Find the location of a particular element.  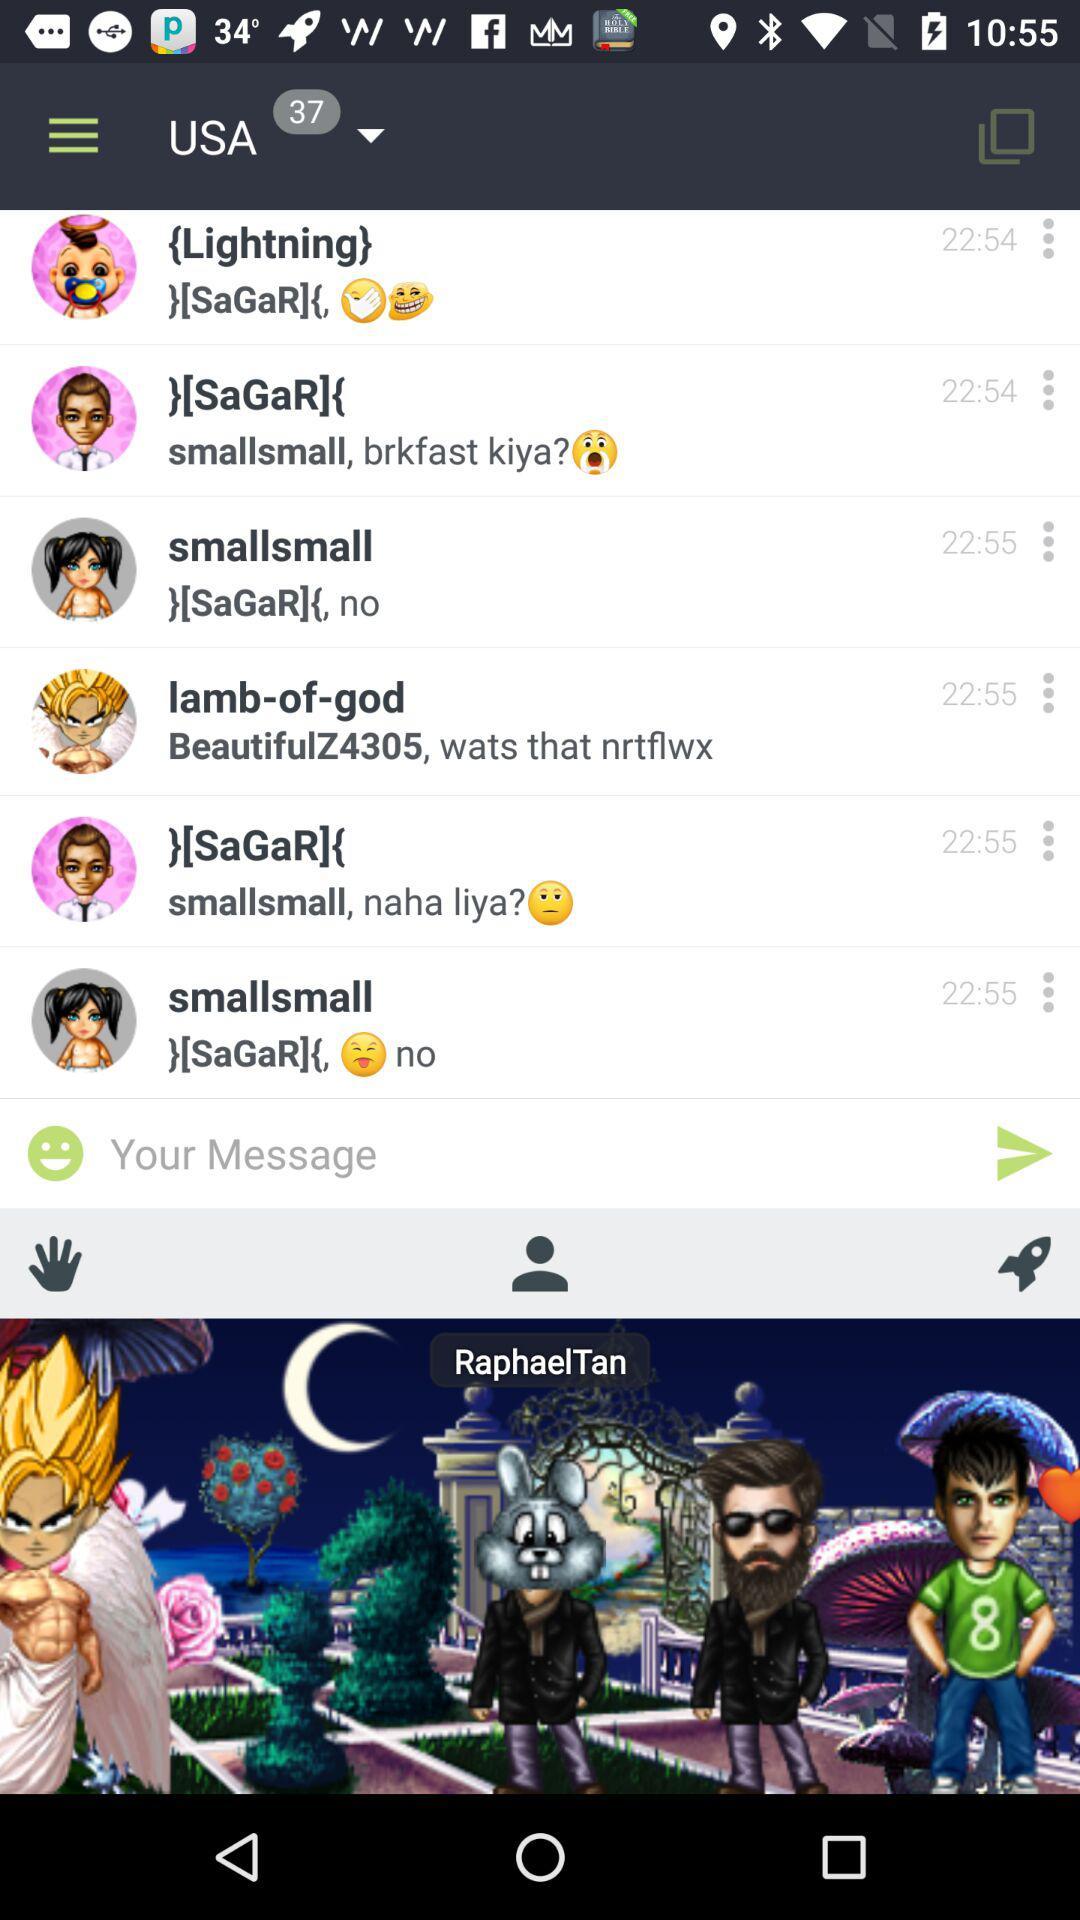

send is located at coordinates (1024, 1153).